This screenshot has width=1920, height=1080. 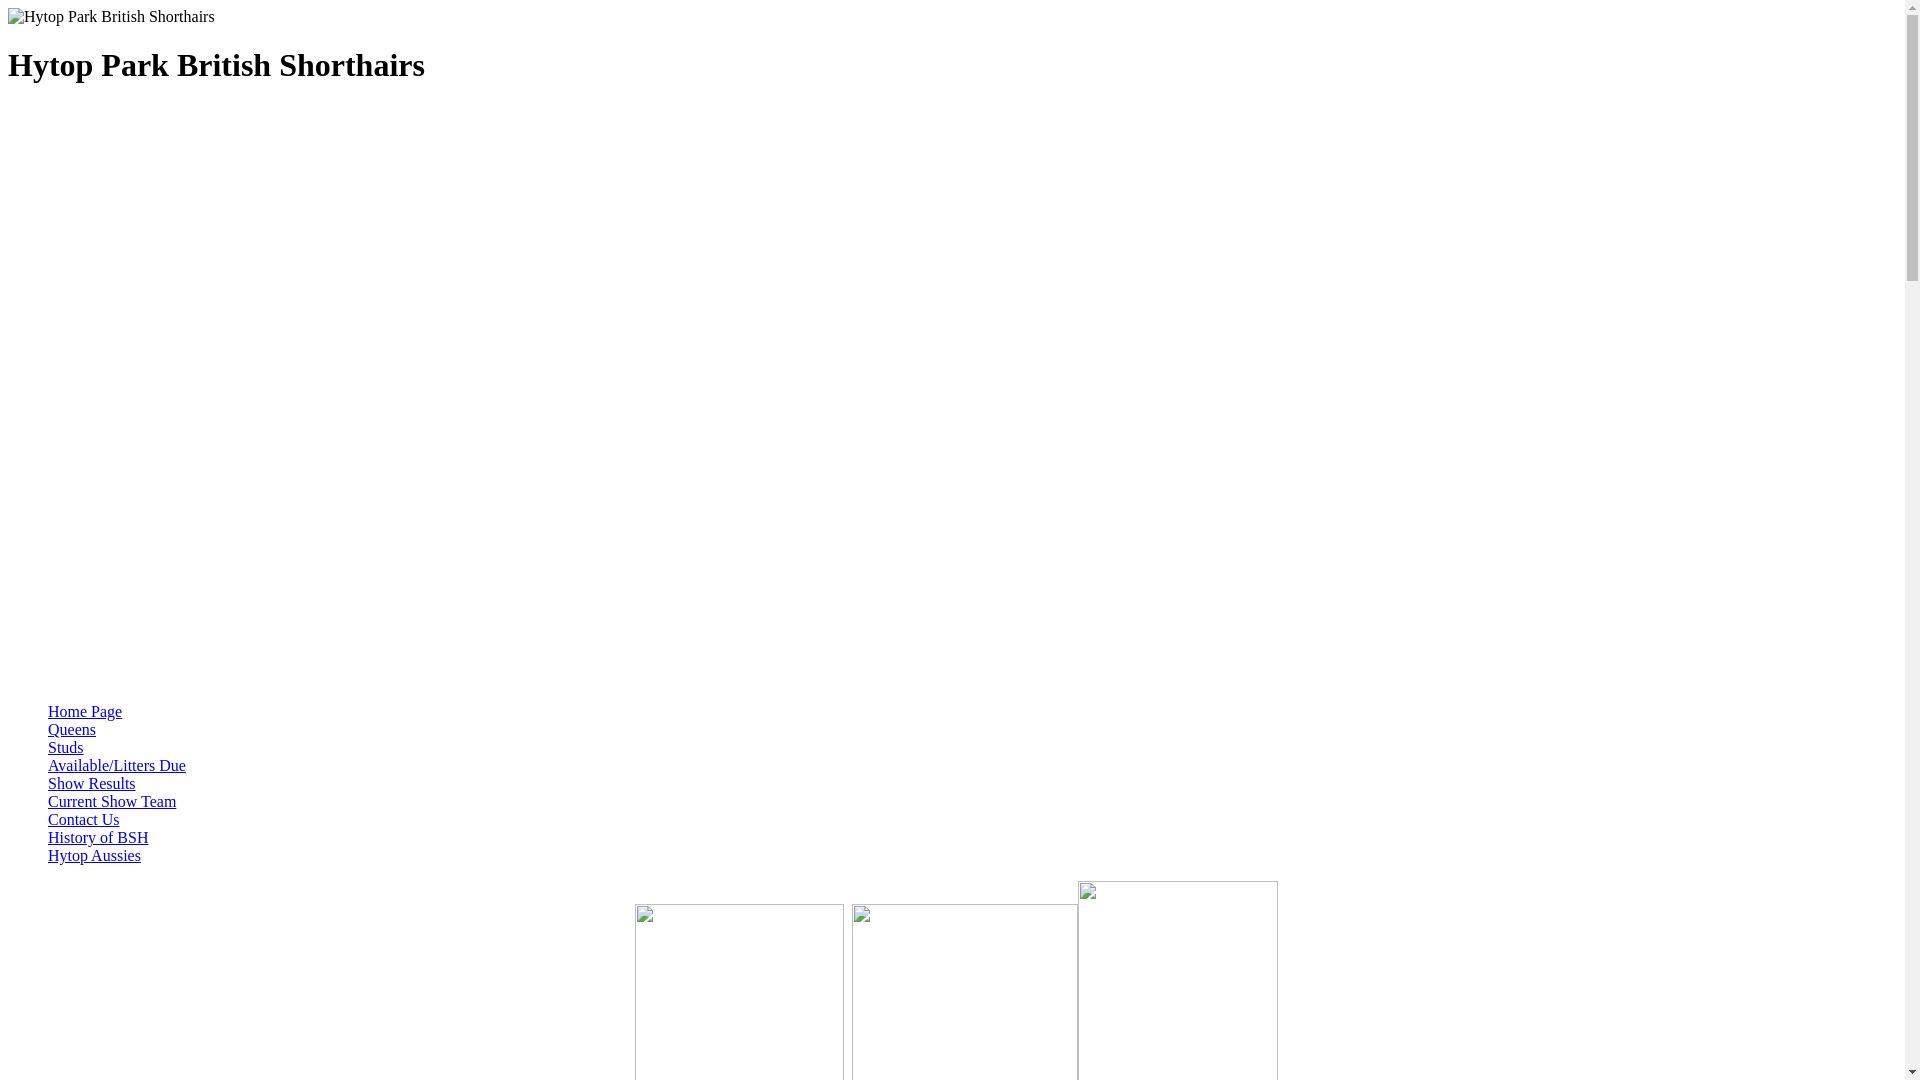 I want to click on 'Show Results', so click(x=90, y=782).